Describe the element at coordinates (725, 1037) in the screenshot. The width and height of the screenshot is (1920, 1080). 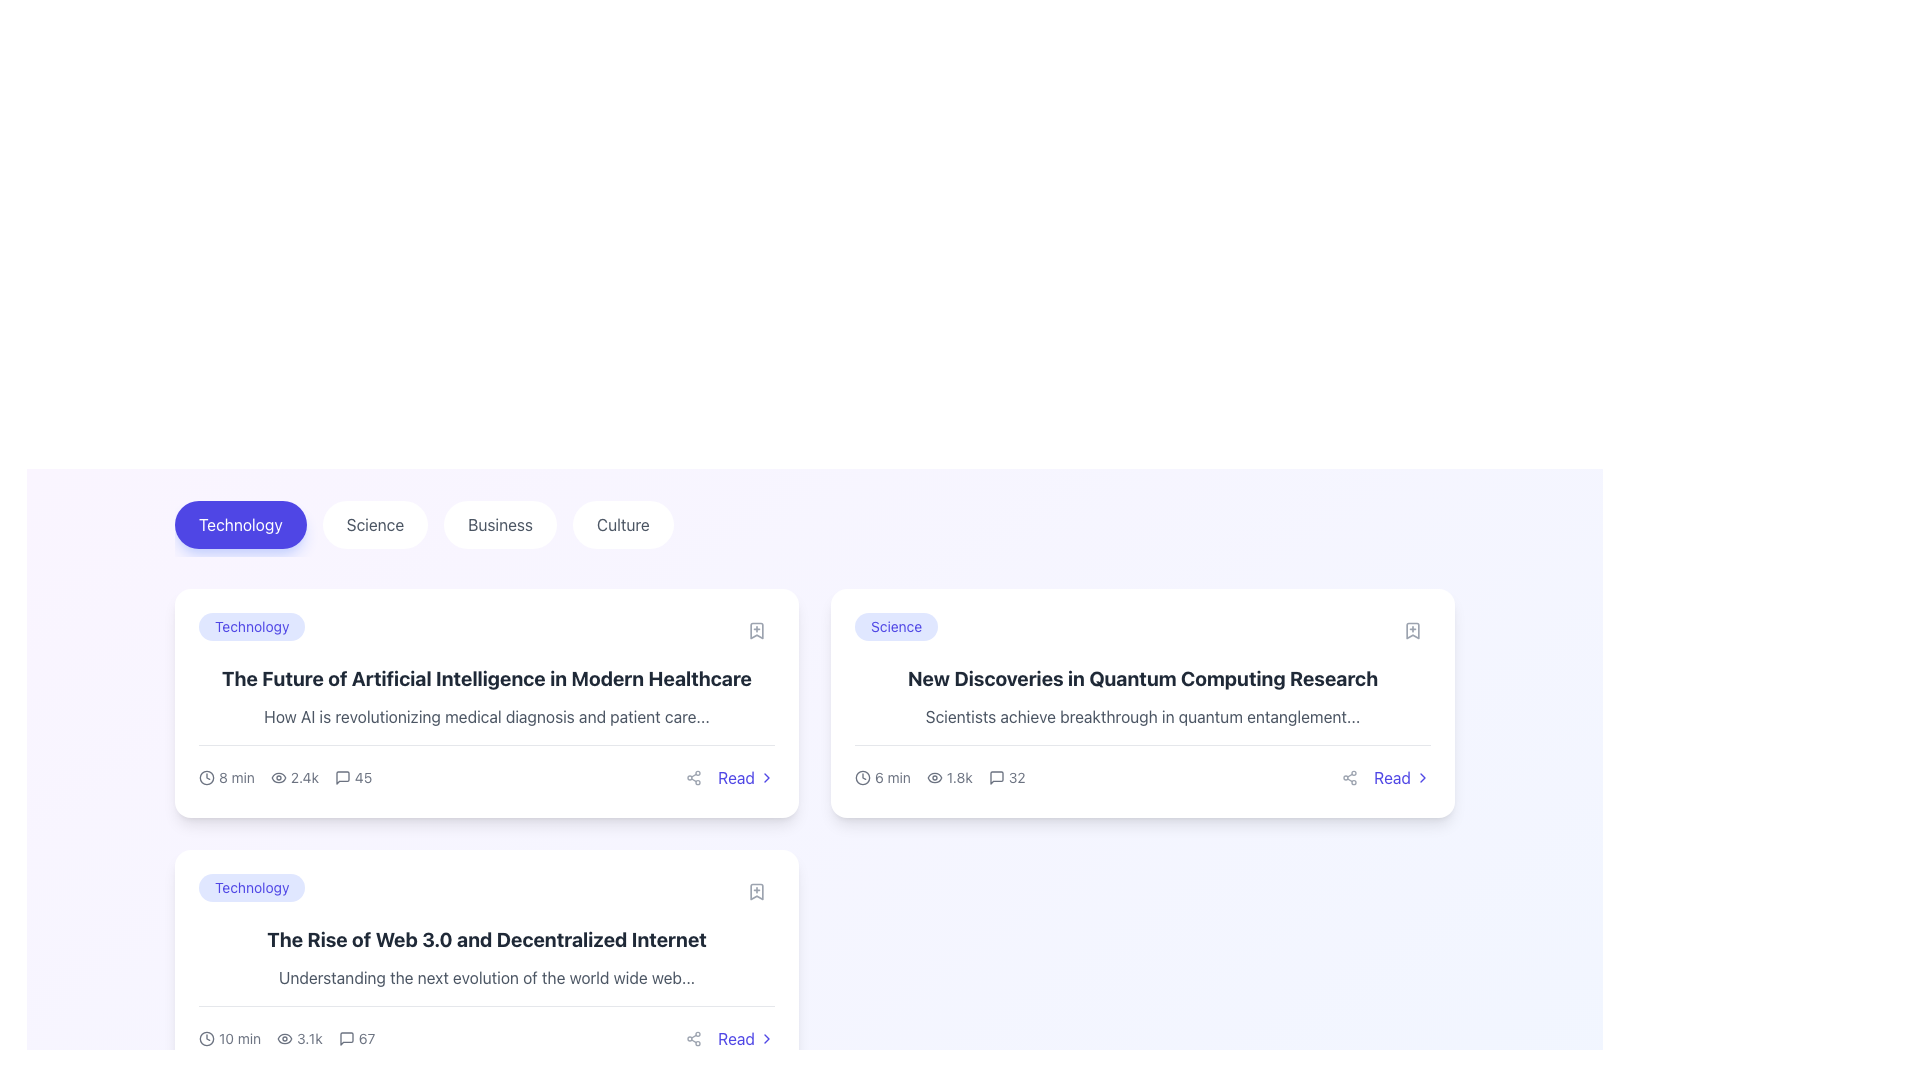
I see `the 'Read' button, which is an indigo blue text label with a right-pointing chevron icon, to observe its visual change` at that location.